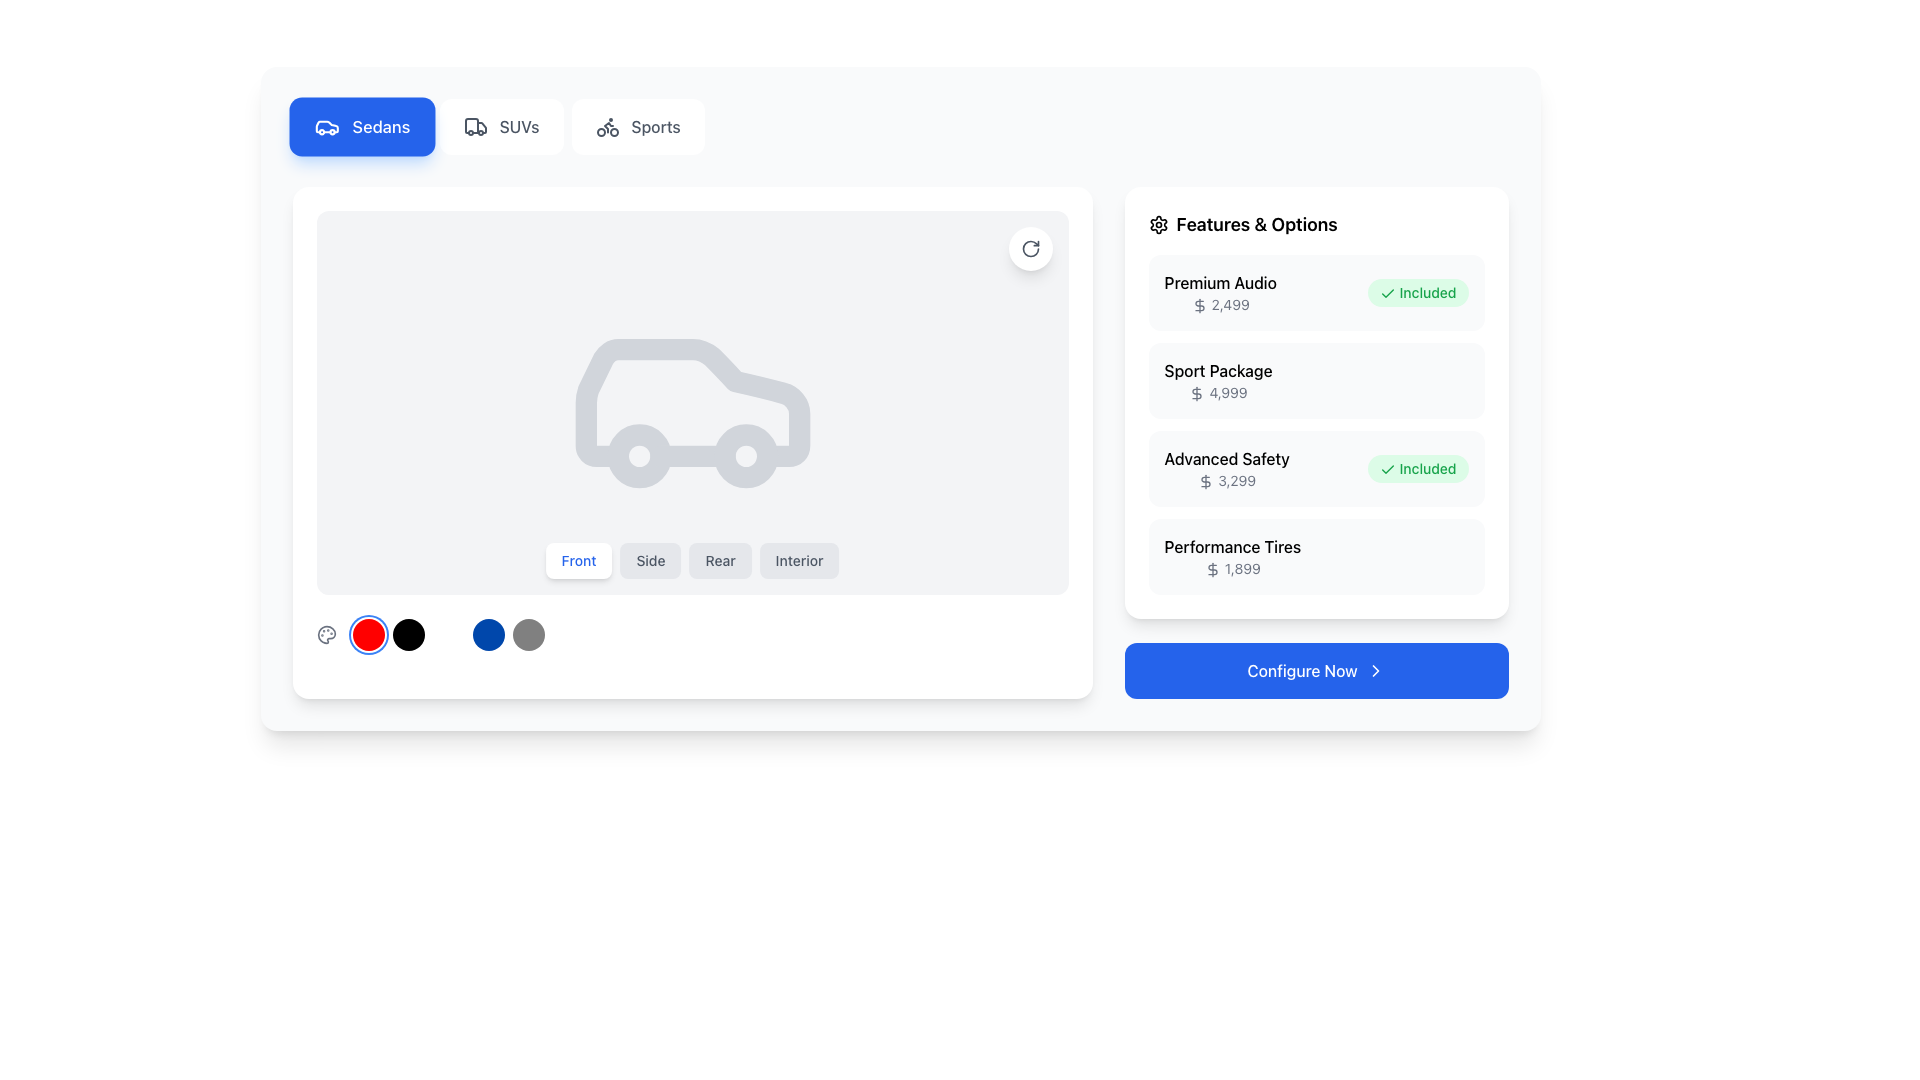 The width and height of the screenshot is (1920, 1080). What do you see at coordinates (637, 127) in the screenshot?
I see `the 'Sports' category button, which is the third button in a horizontal group of options located at the top center of the interface` at bounding box center [637, 127].